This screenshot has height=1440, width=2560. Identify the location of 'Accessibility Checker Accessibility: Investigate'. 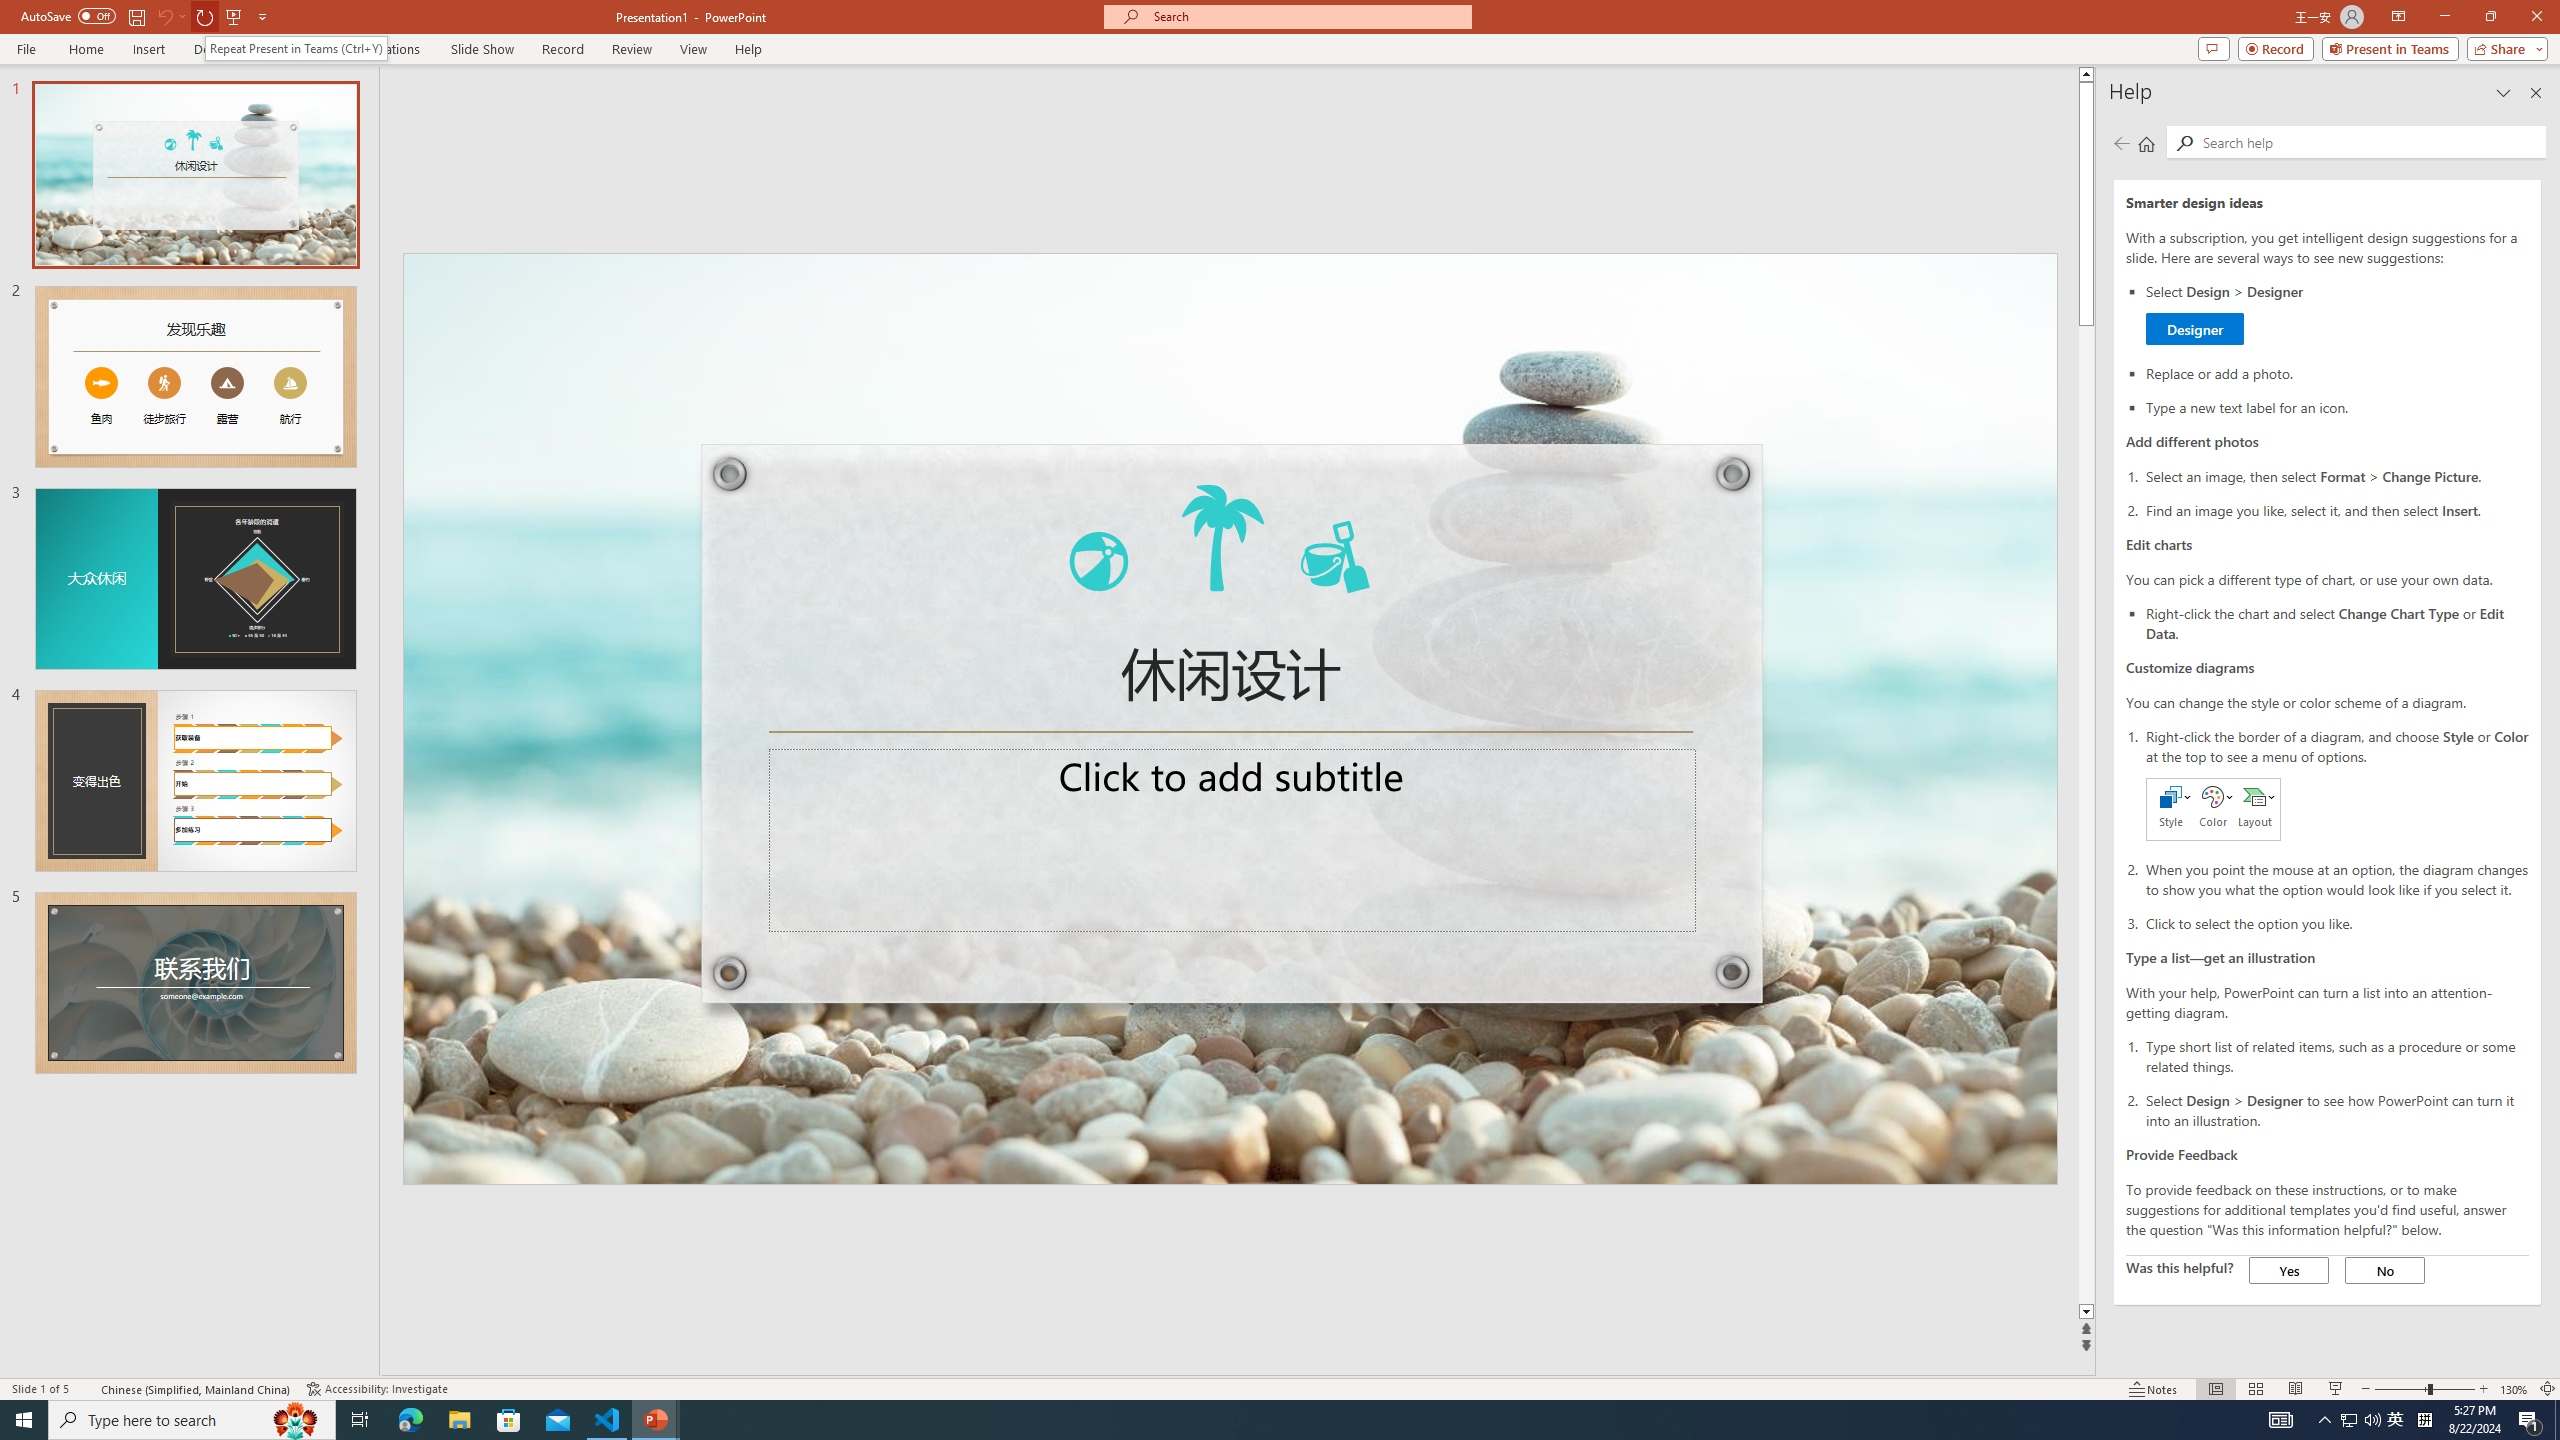
(376, 1389).